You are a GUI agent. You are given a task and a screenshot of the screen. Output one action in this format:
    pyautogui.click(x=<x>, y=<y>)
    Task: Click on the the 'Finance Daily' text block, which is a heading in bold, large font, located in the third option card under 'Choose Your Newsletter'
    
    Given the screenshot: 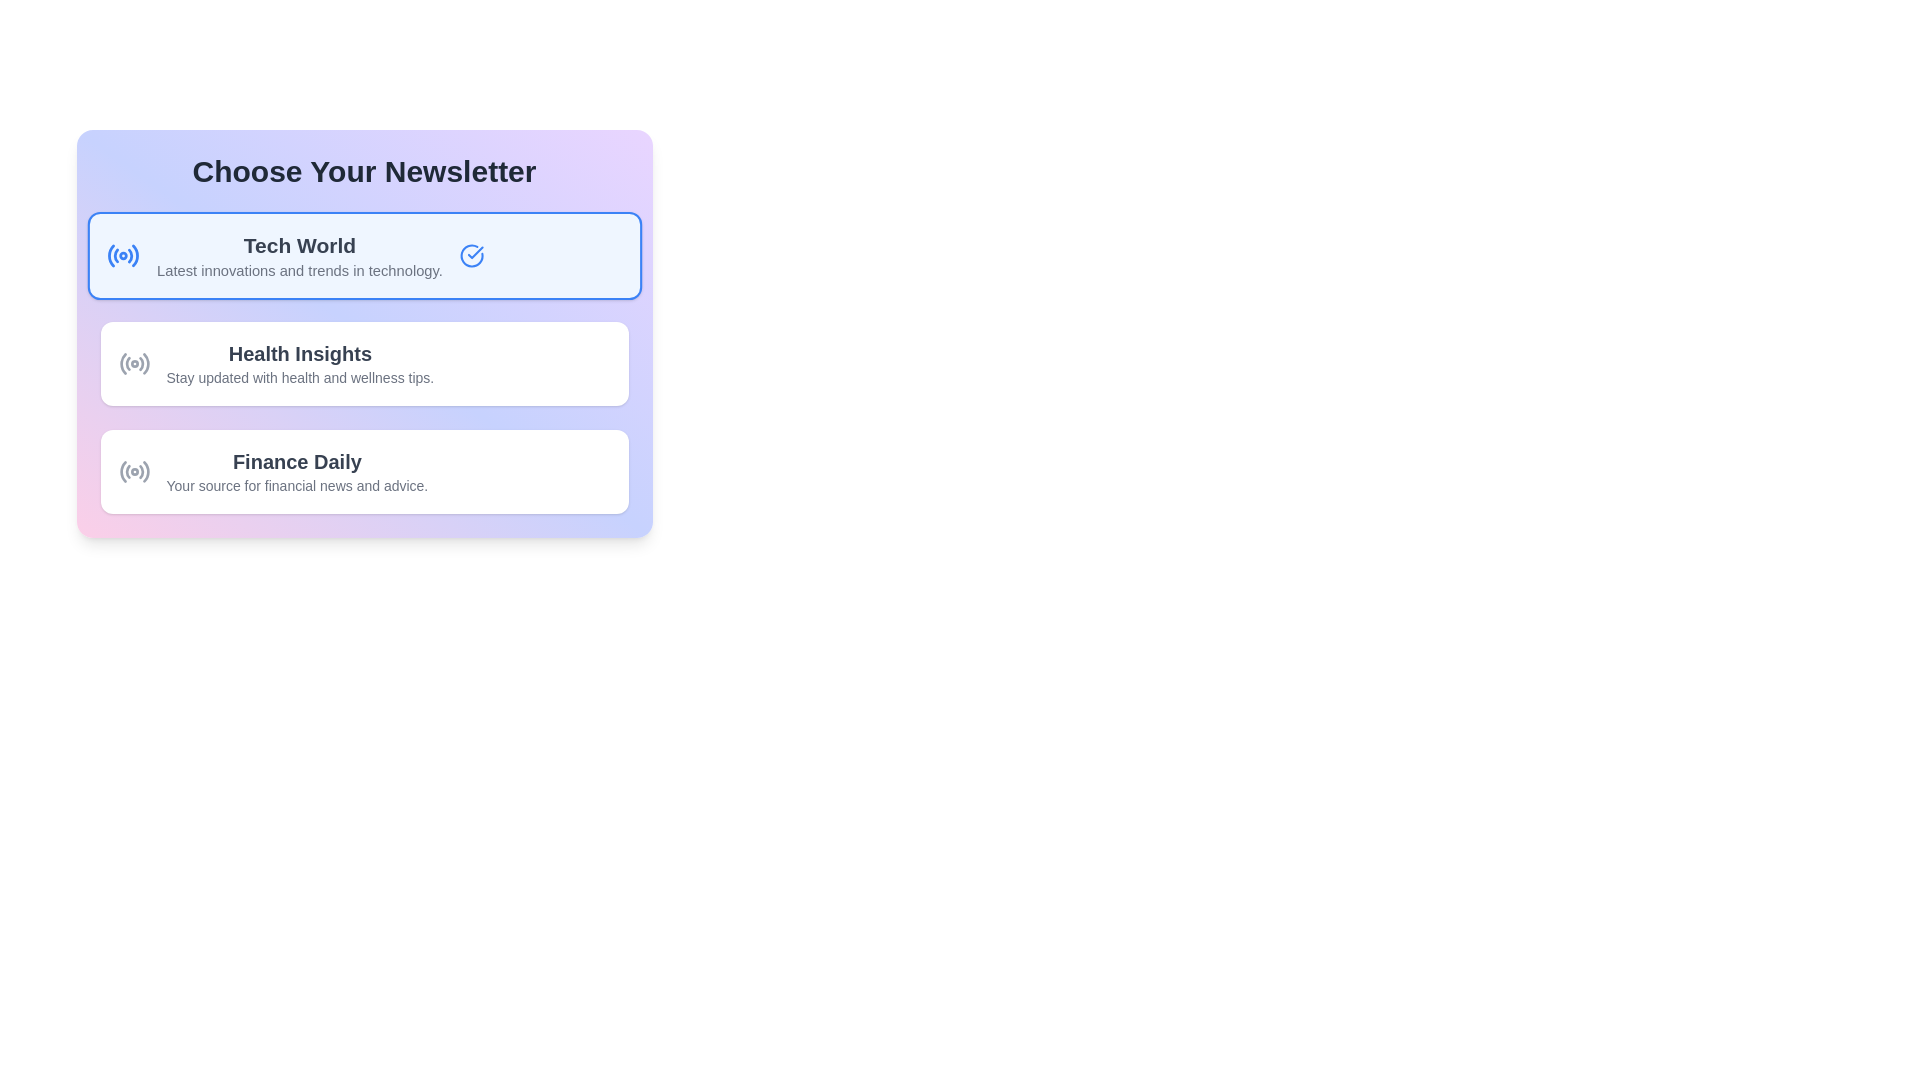 What is the action you would take?
    pyautogui.click(x=296, y=471)
    